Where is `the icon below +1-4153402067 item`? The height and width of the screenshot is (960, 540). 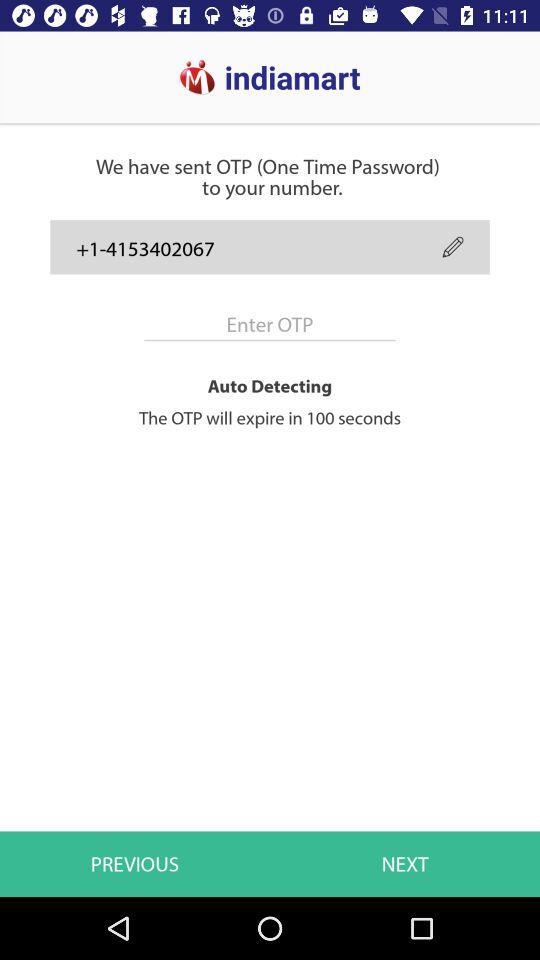 the icon below +1-4153402067 item is located at coordinates (270, 324).